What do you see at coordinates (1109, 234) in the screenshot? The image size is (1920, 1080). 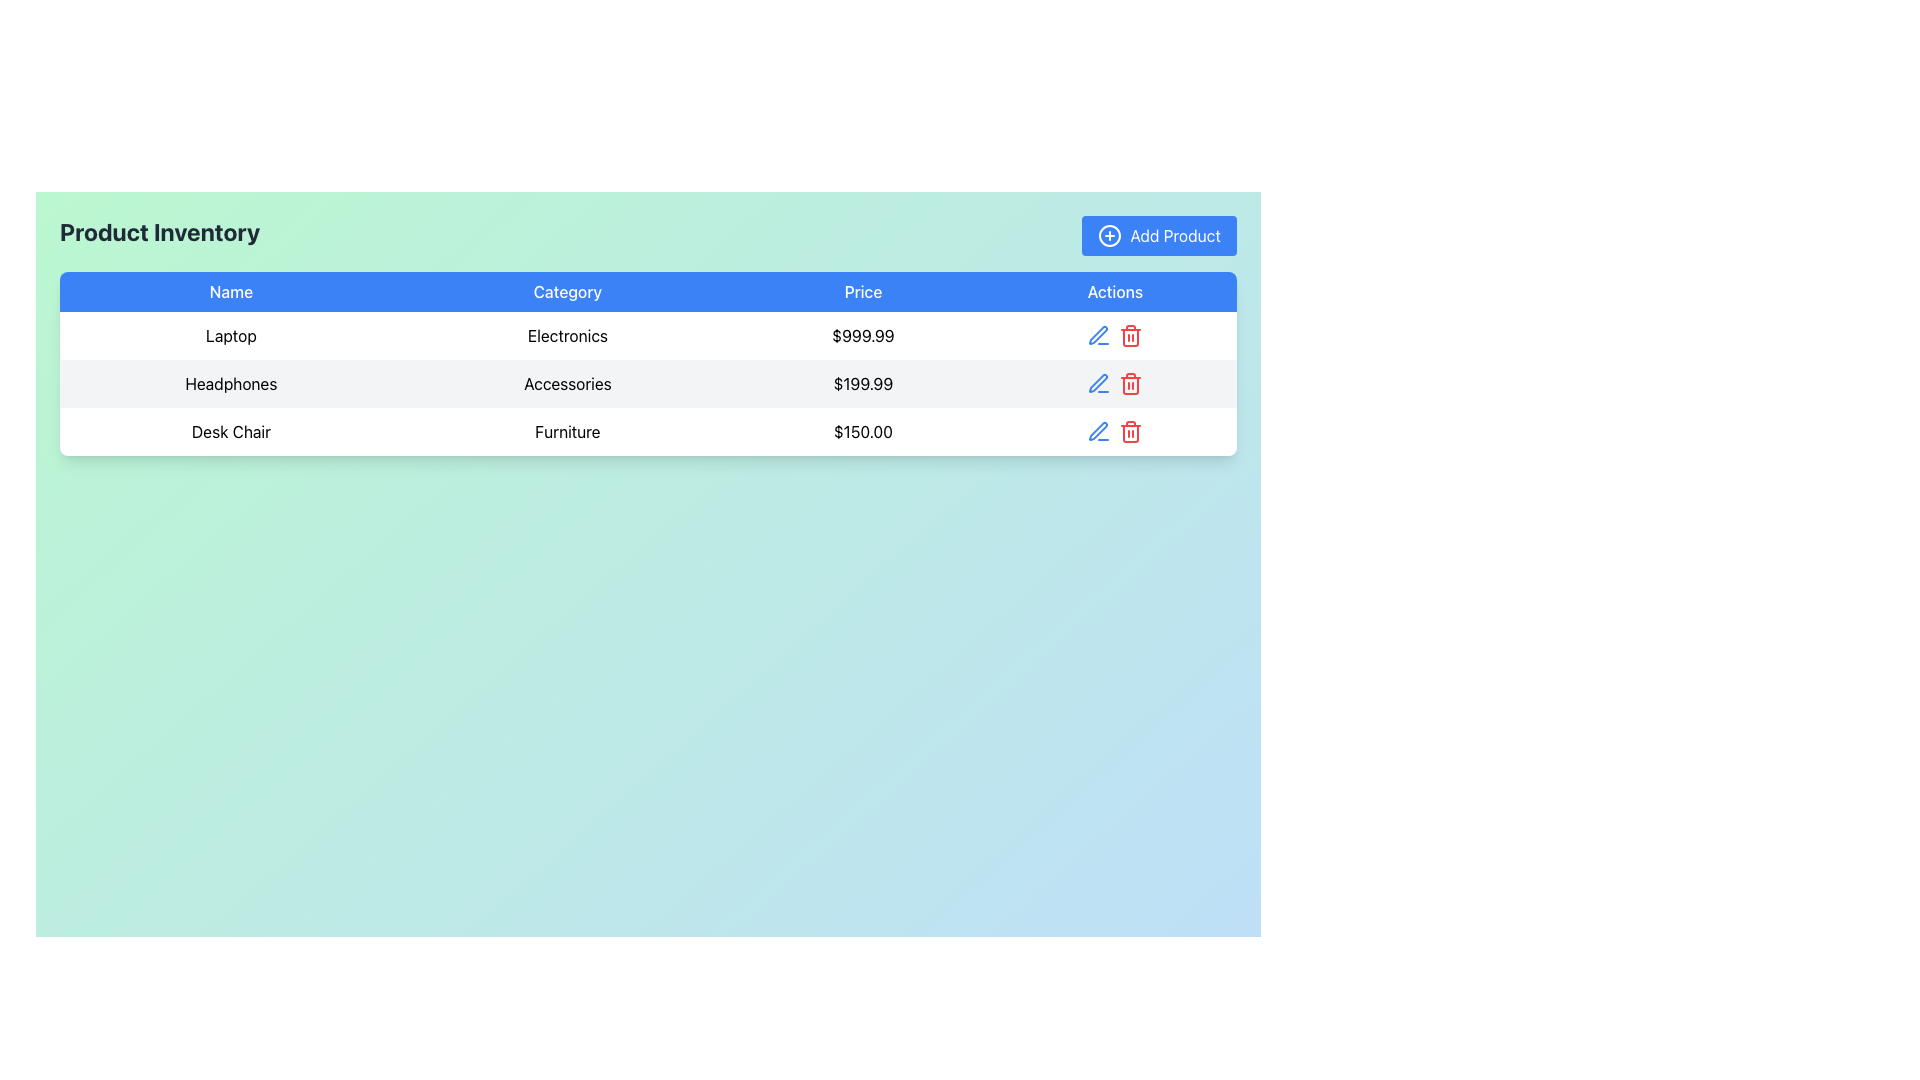 I see `navigation to the 'Add Product' button by targeting the central SVG circle element within it, located at the top-right corner of the interface` at bounding box center [1109, 234].